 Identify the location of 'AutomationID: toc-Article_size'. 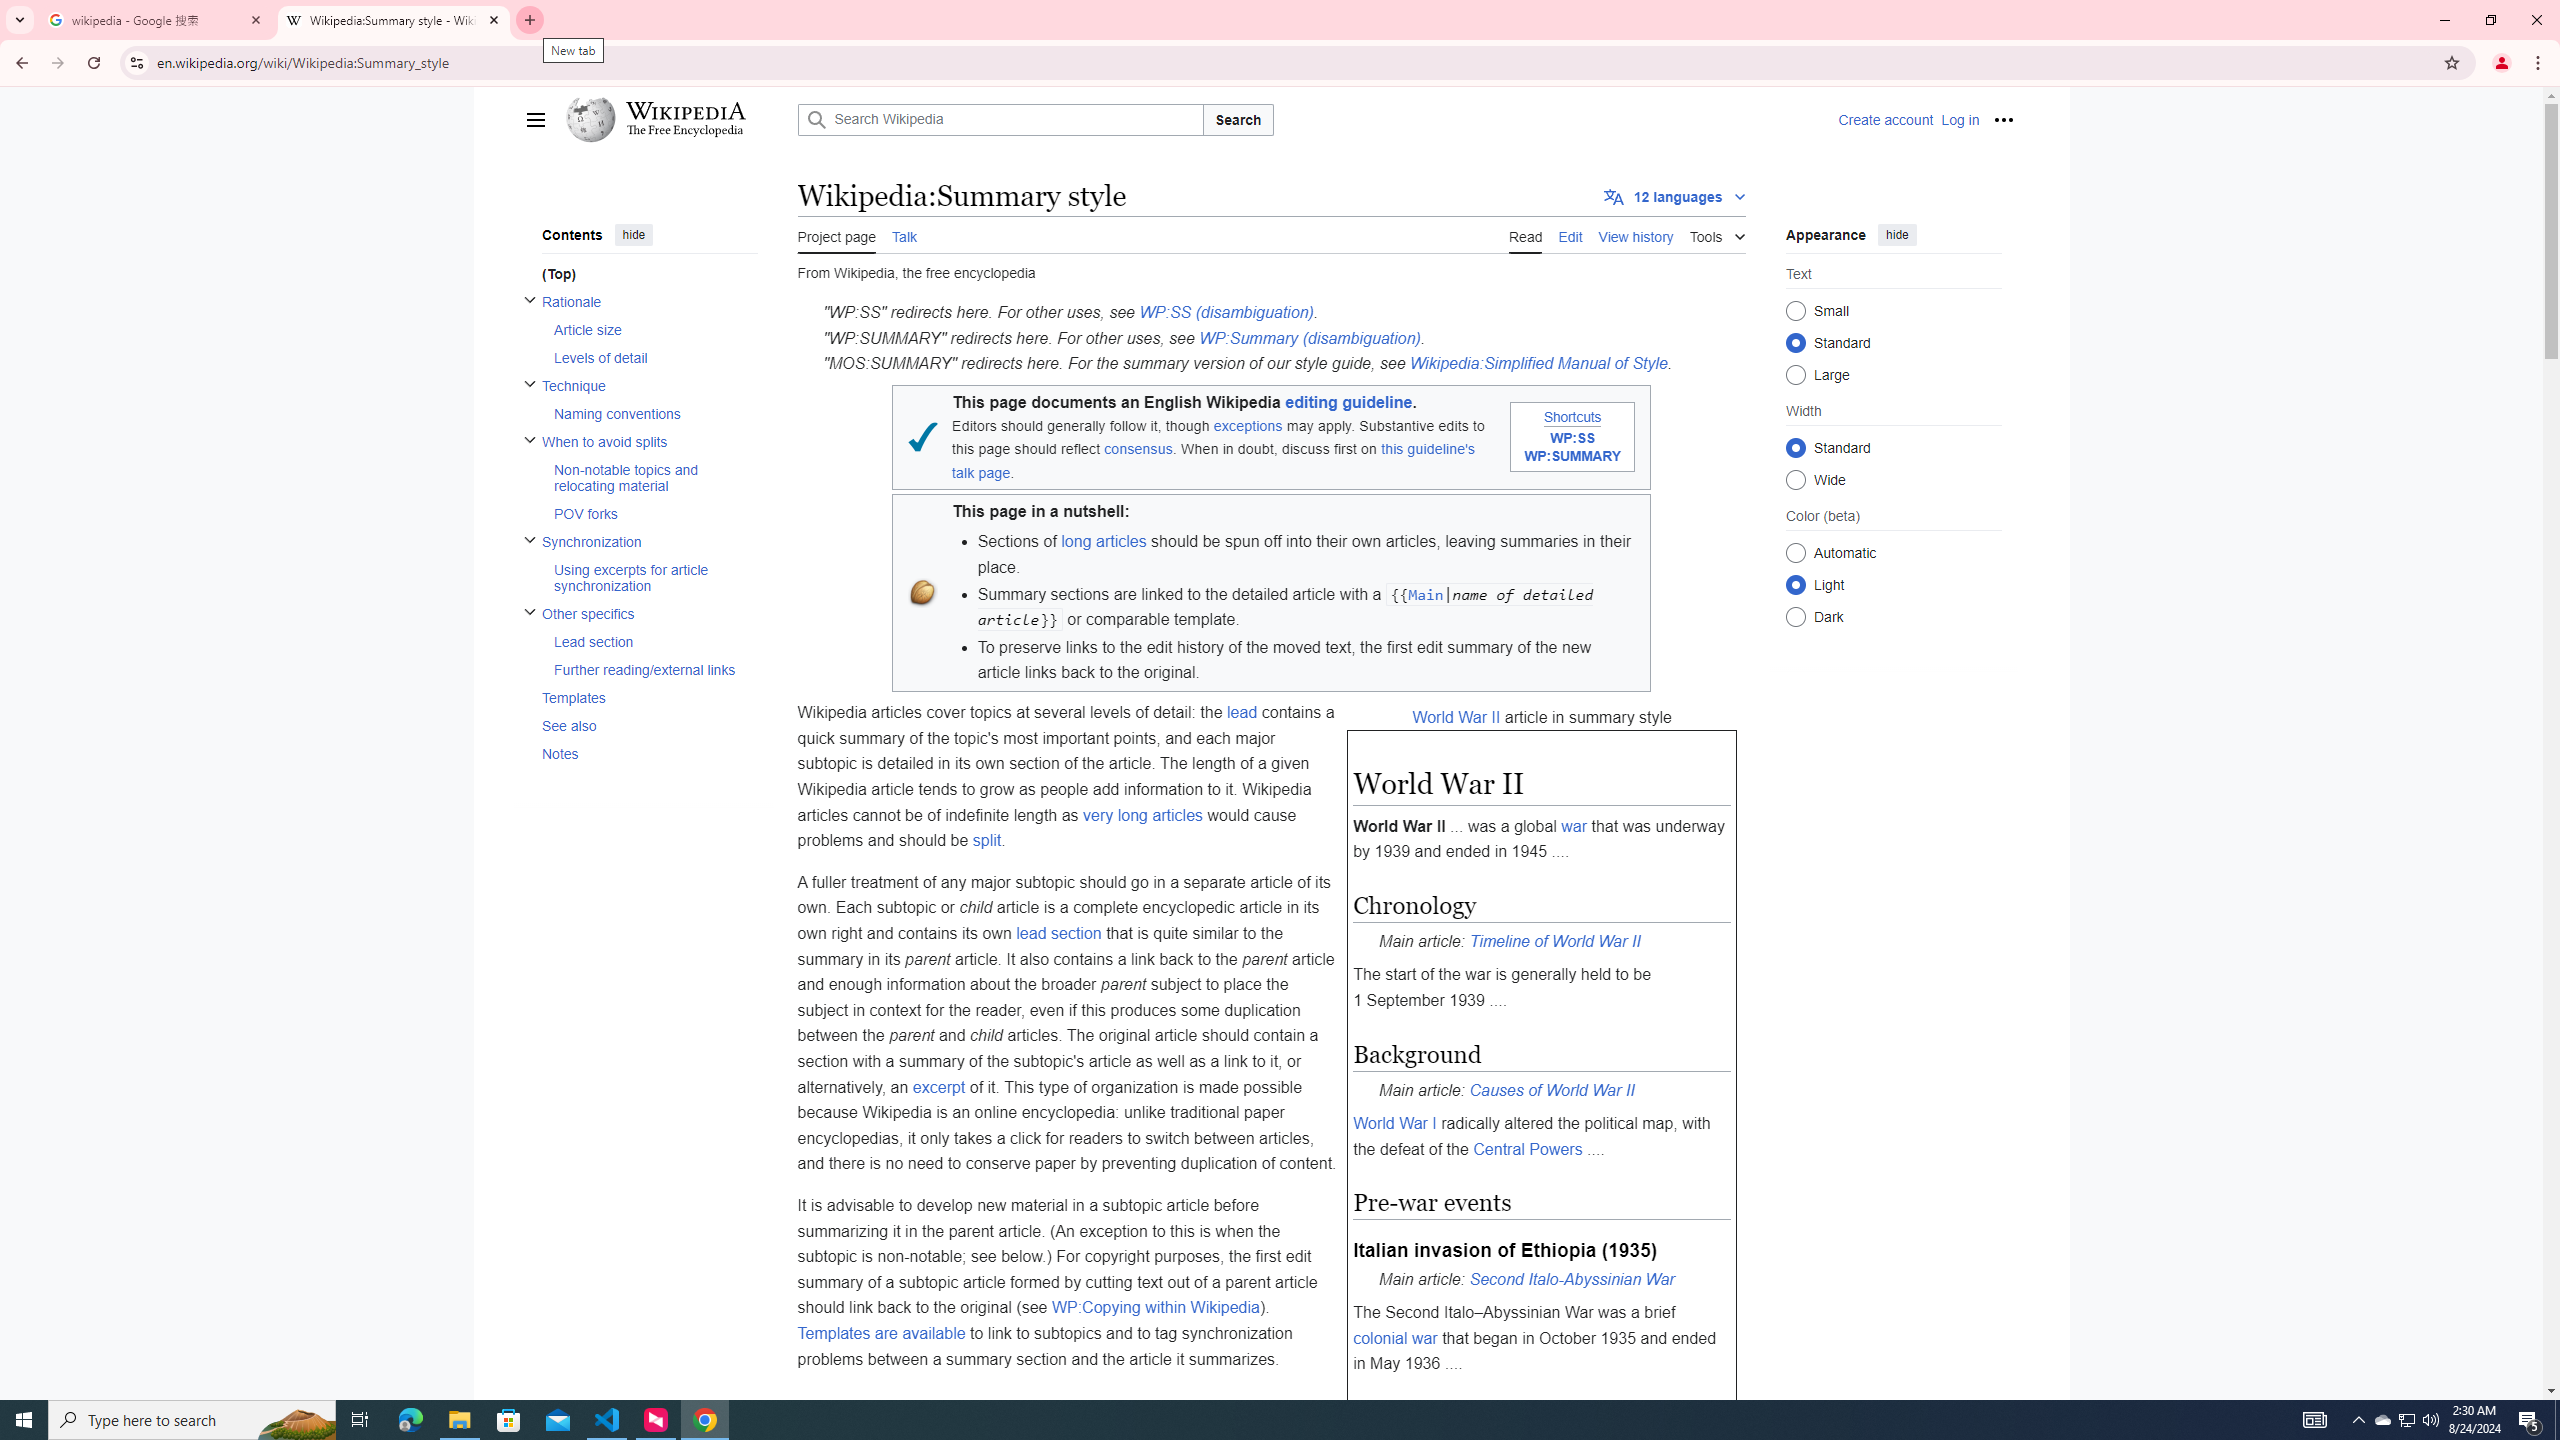
(648, 329).